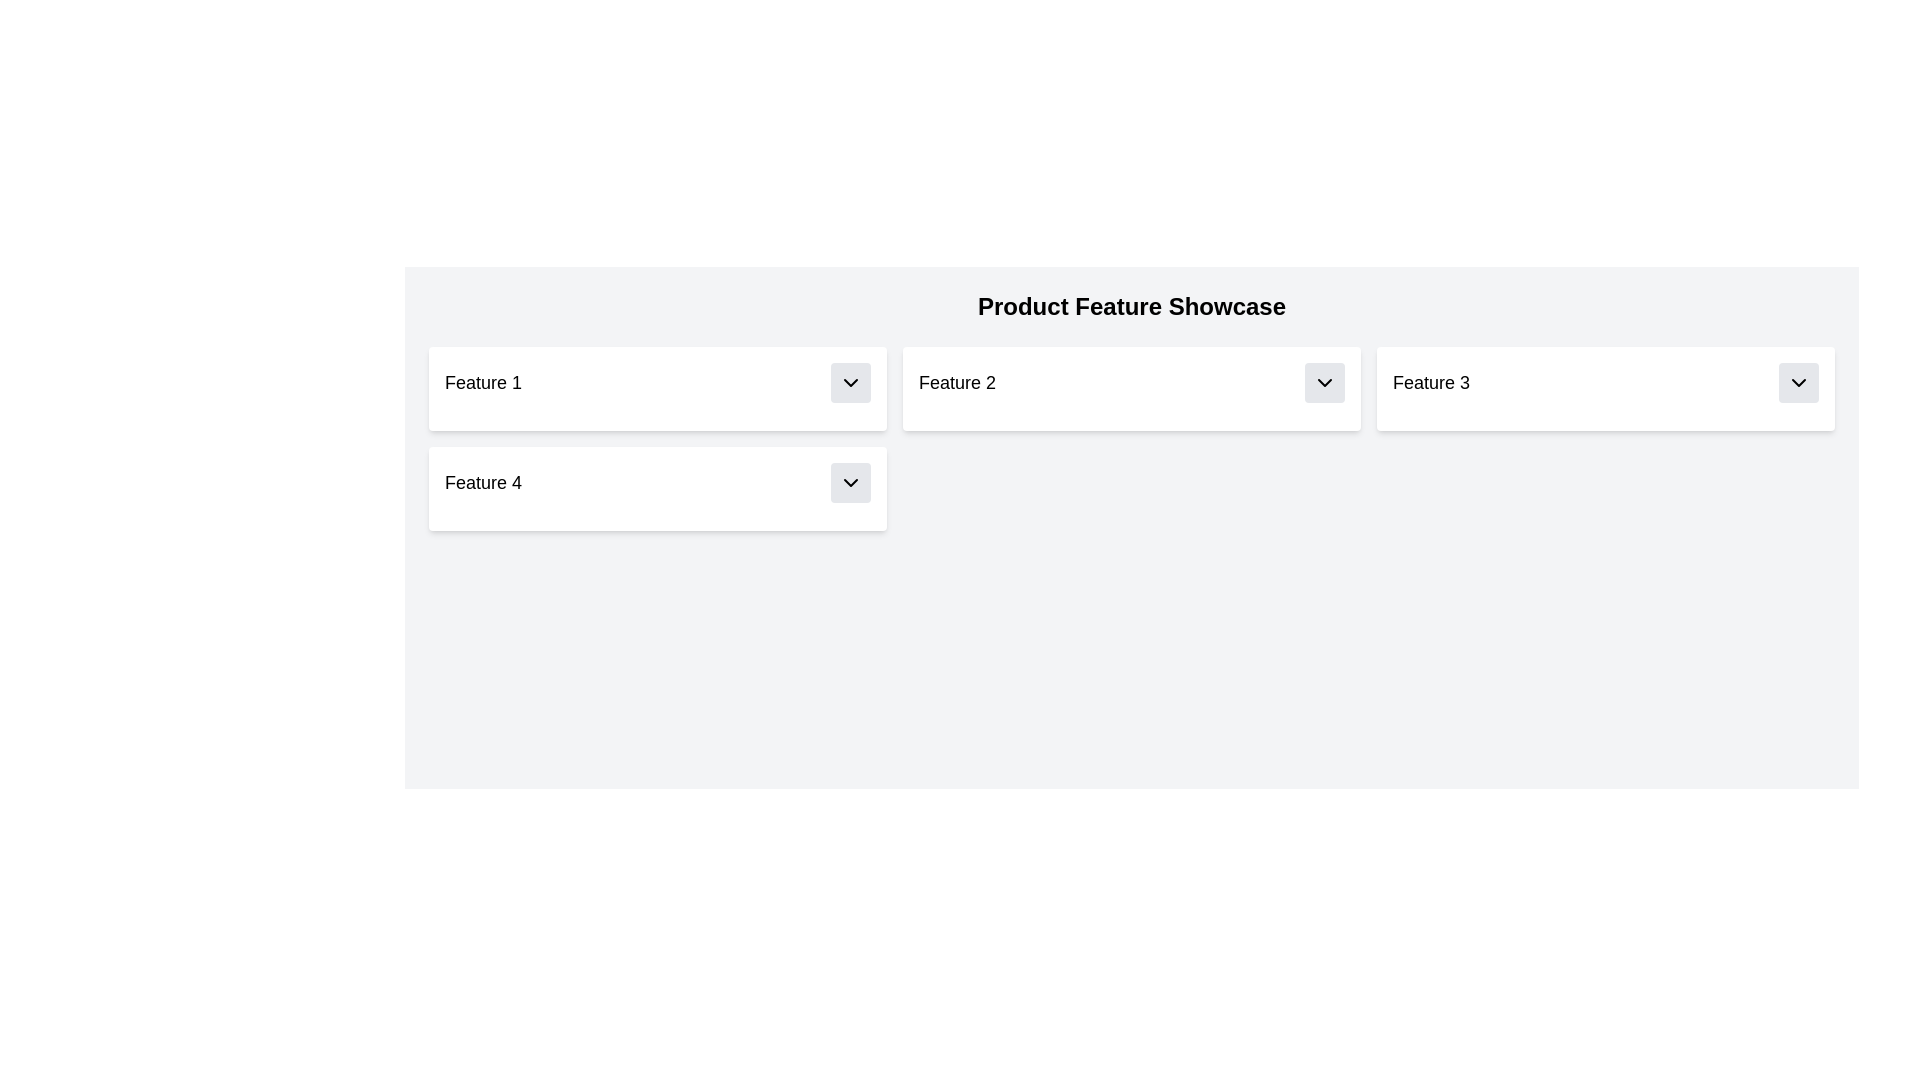  Describe the element at coordinates (1799, 382) in the screenshot. I see `the small downward-pointing chevron icon within the light gray rounded rectangular background` at that location.